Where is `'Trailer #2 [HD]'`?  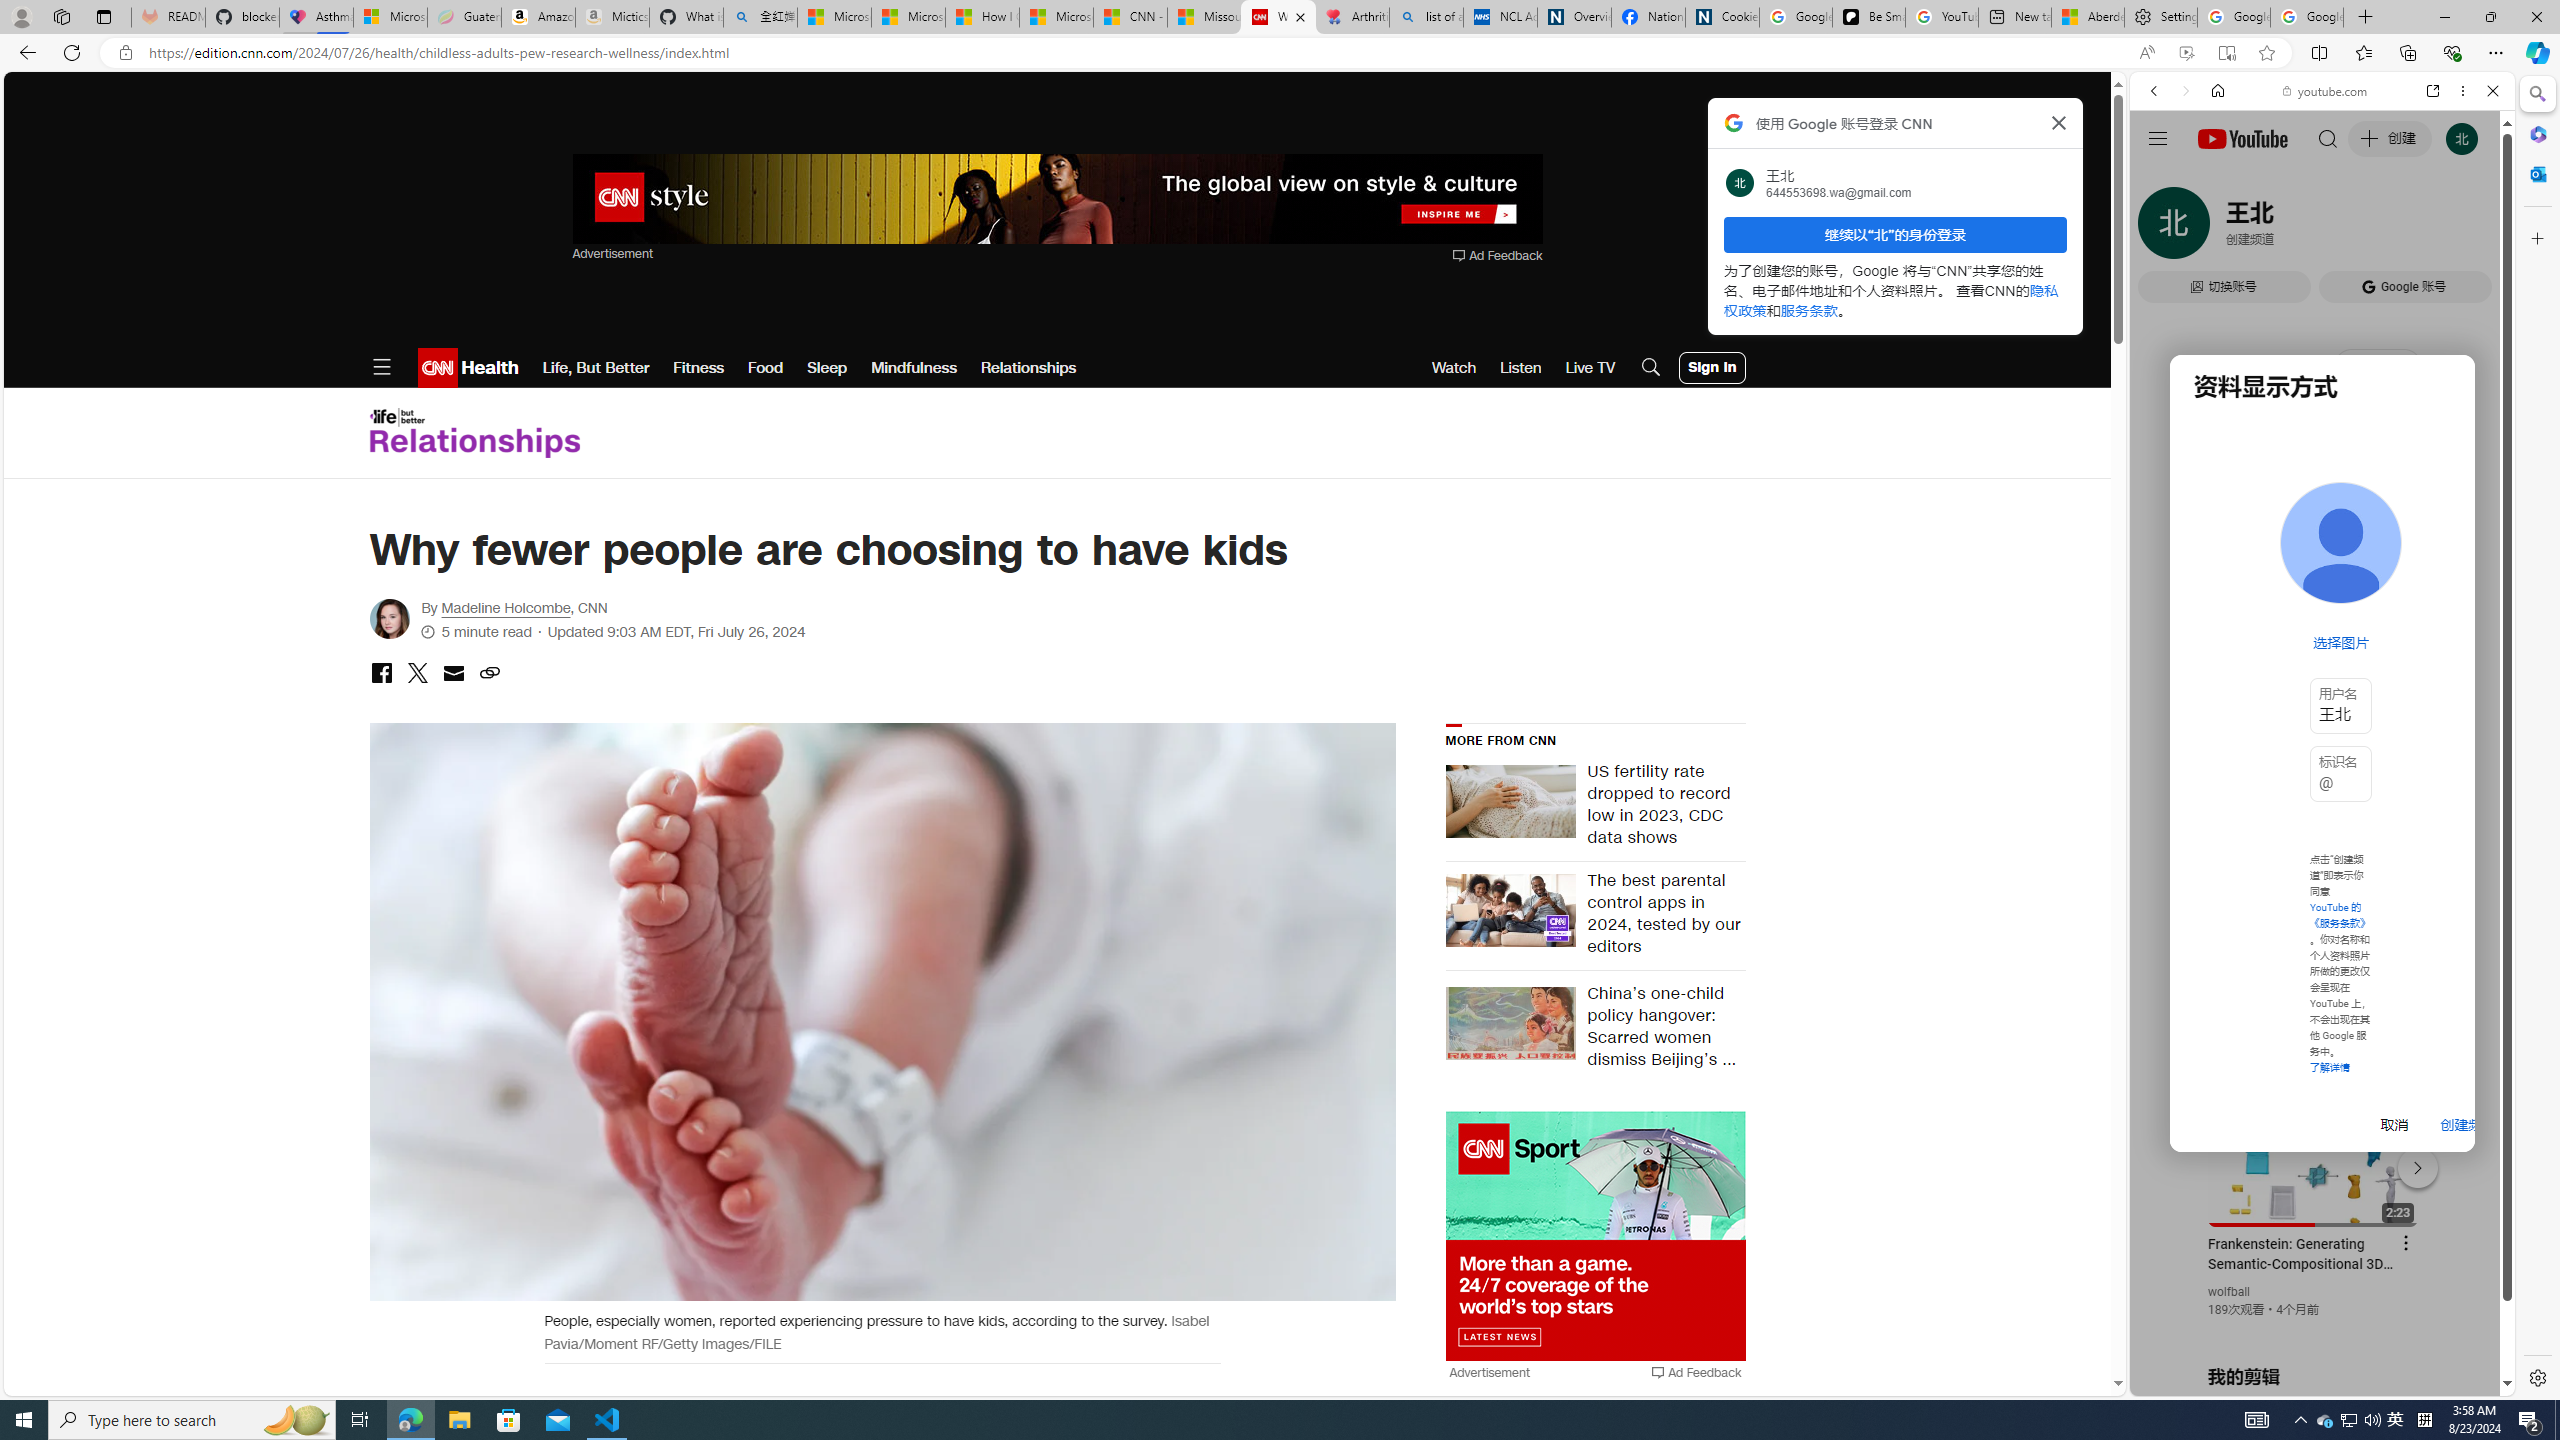
'Trailer #2 [HD]' is located at coordinates (2320, 591).